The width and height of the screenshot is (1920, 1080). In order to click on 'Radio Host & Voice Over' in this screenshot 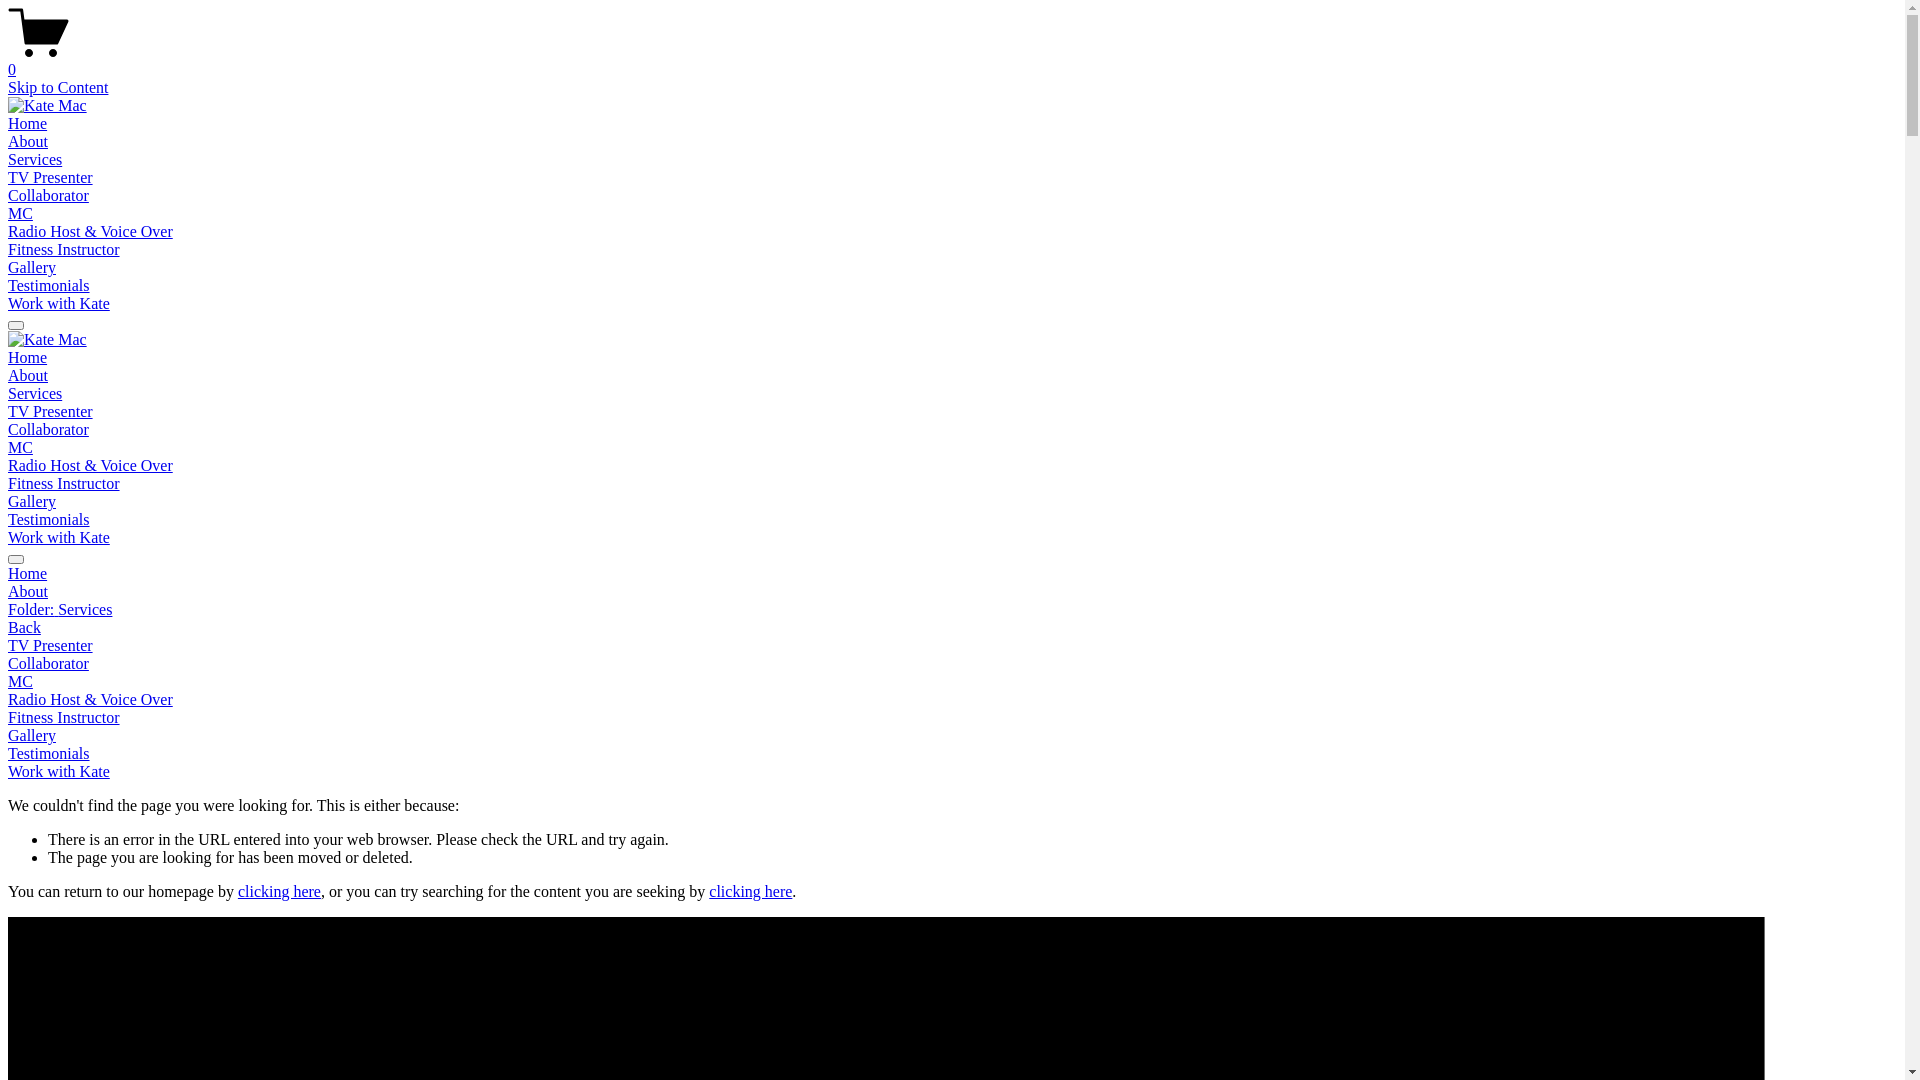, I will do `click(89, 230)`.